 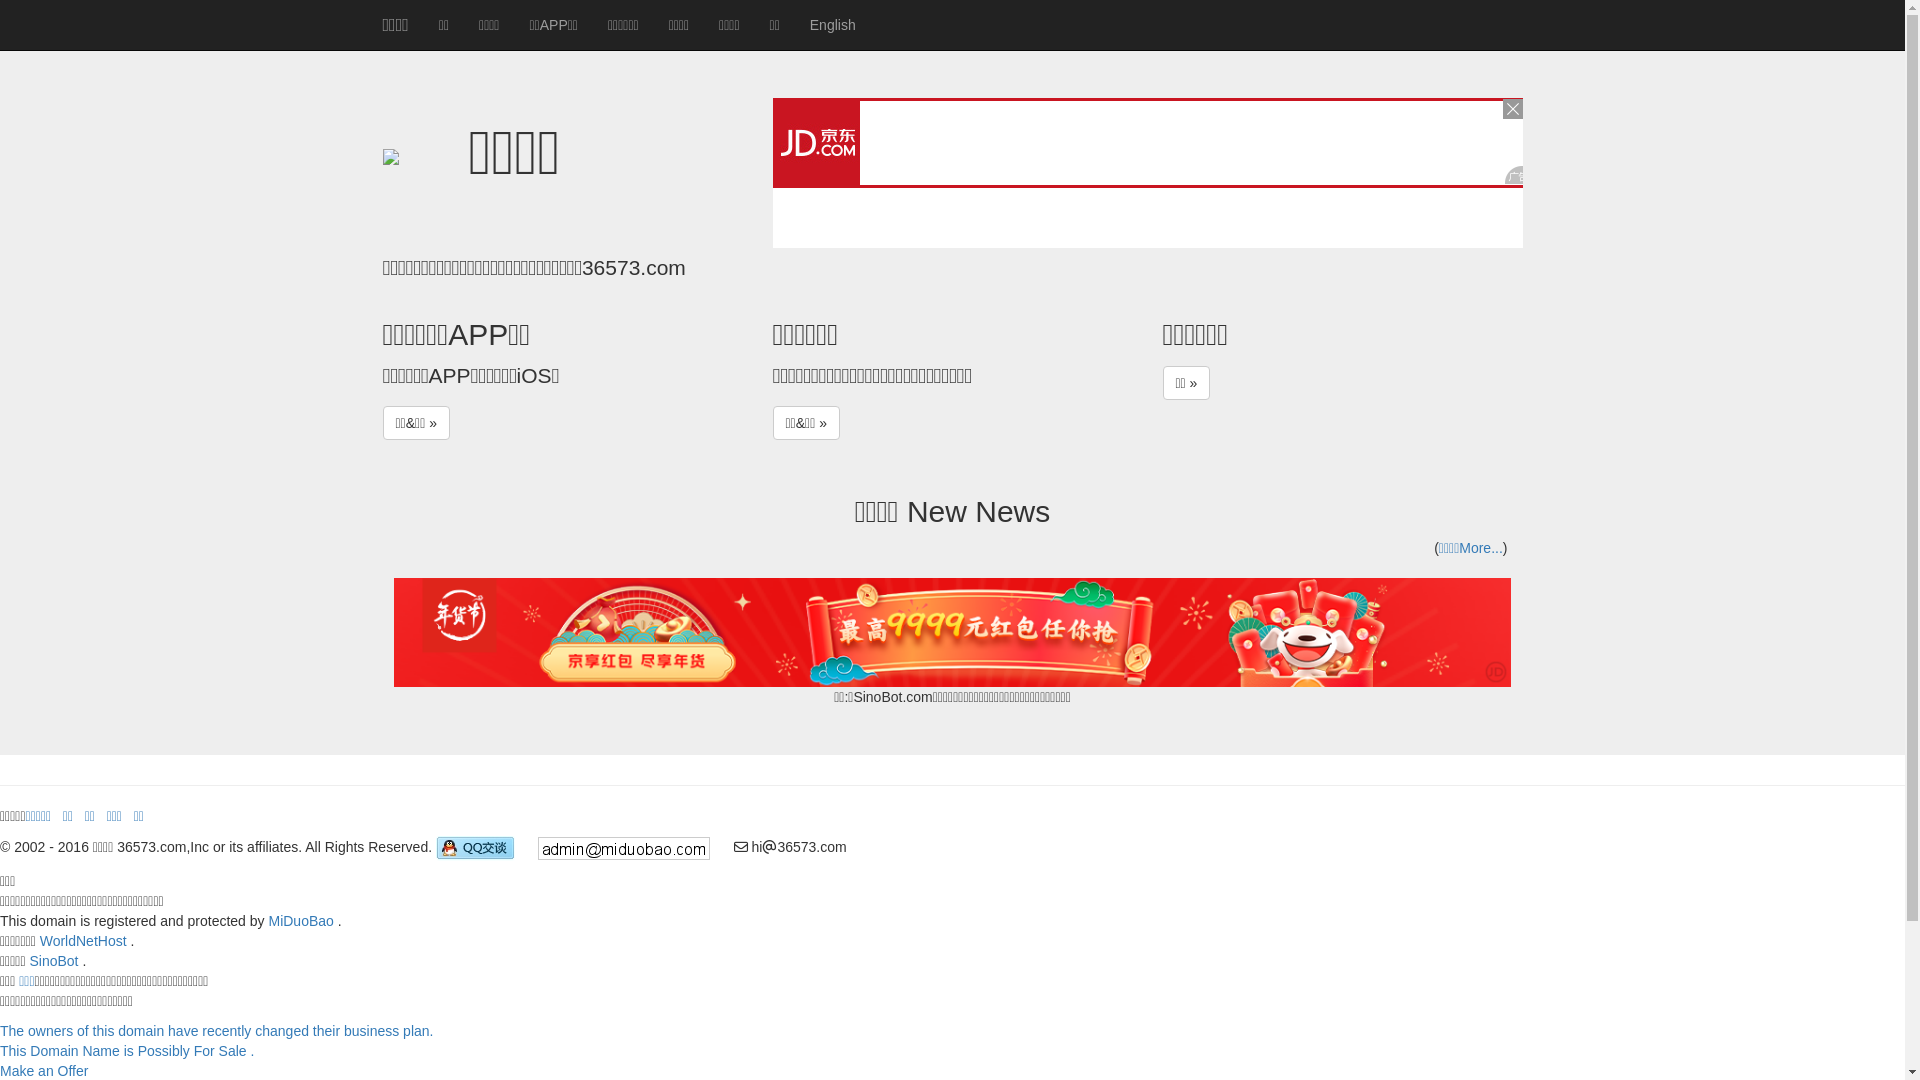 What do you see at coordinates (82, 941) in the screenshot?
I see `'WorldNetHost'` at bounding box center [82, 941].